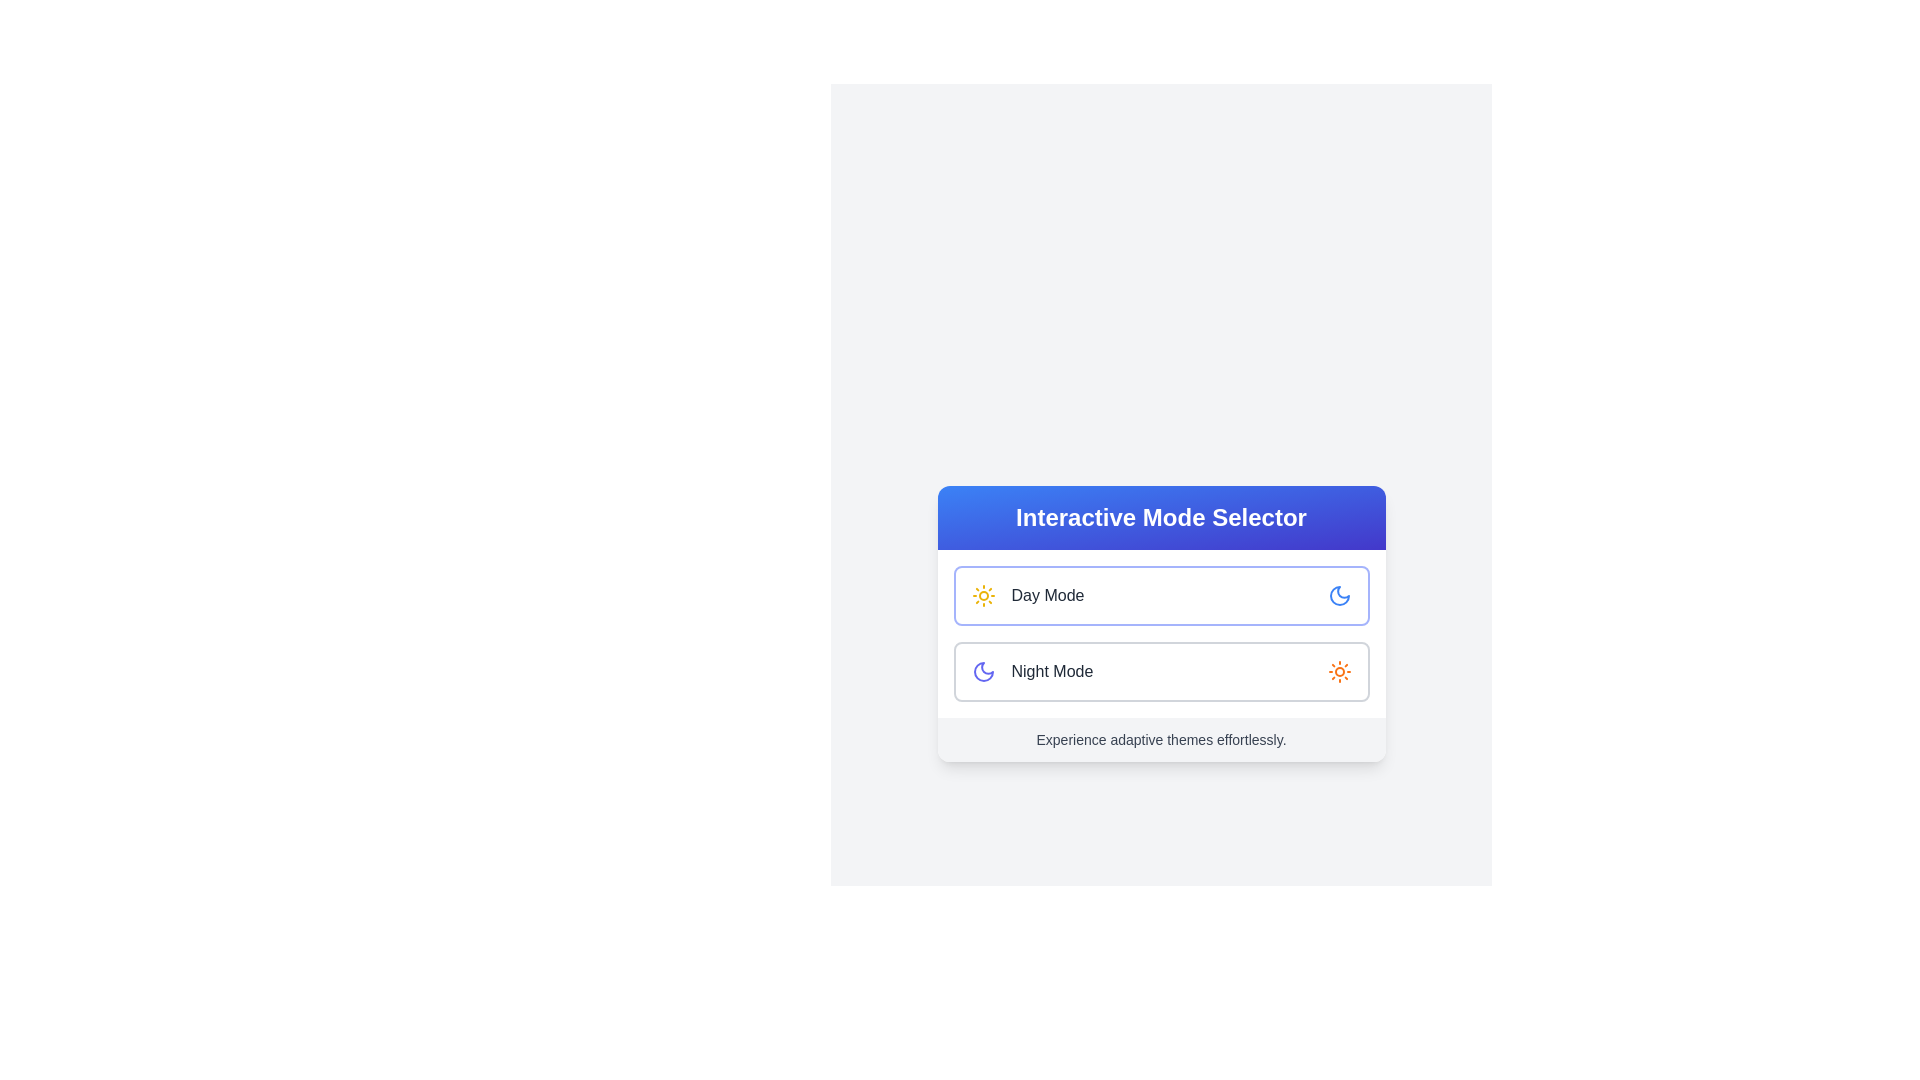  What do you see at coordinates (1161, 671) in the screenshot?
I see `the mode option Night Mode to see the hover effect` at bounding box center [1161, 671].